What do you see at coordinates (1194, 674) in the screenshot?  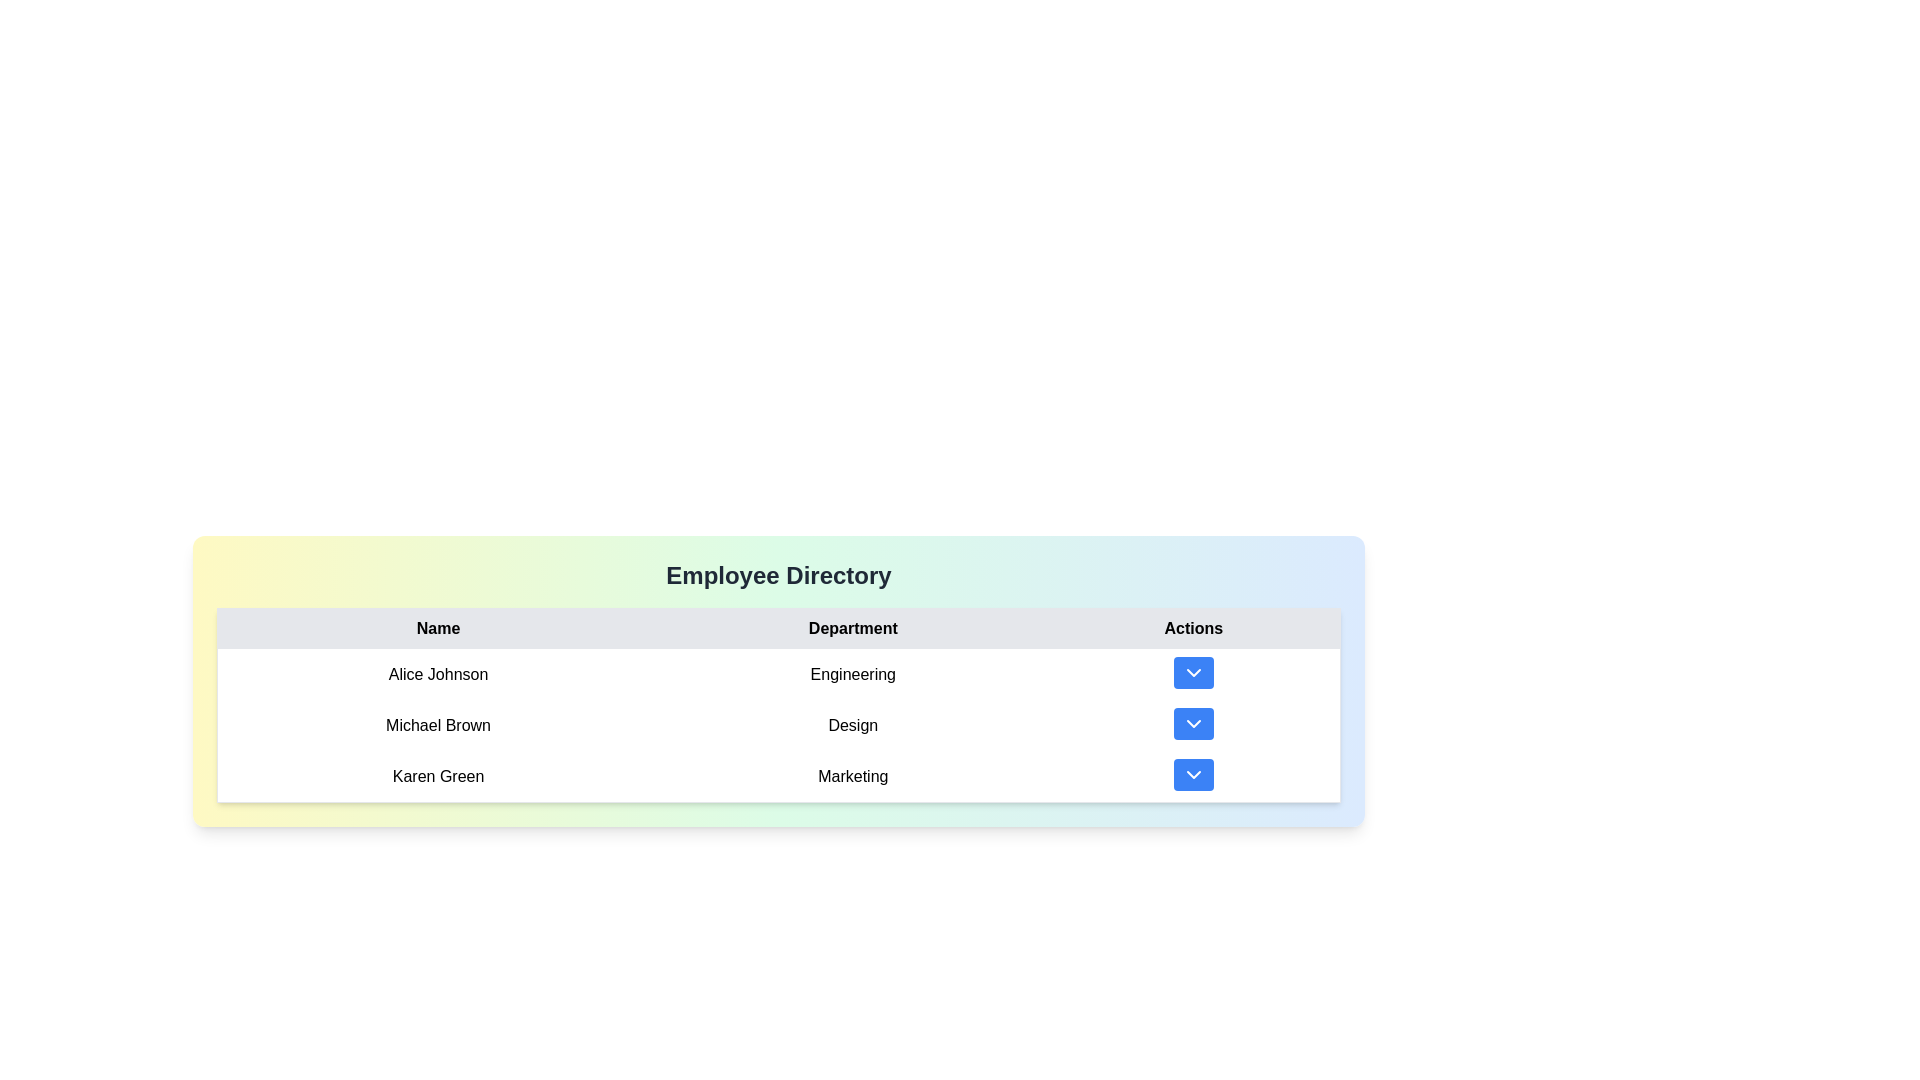 I see `the action button in the 'Actions' column for the 'Alice Johnson' row in the 'Employee Directory' table to trigger the hover effect` at bounding box center [1194, 674].